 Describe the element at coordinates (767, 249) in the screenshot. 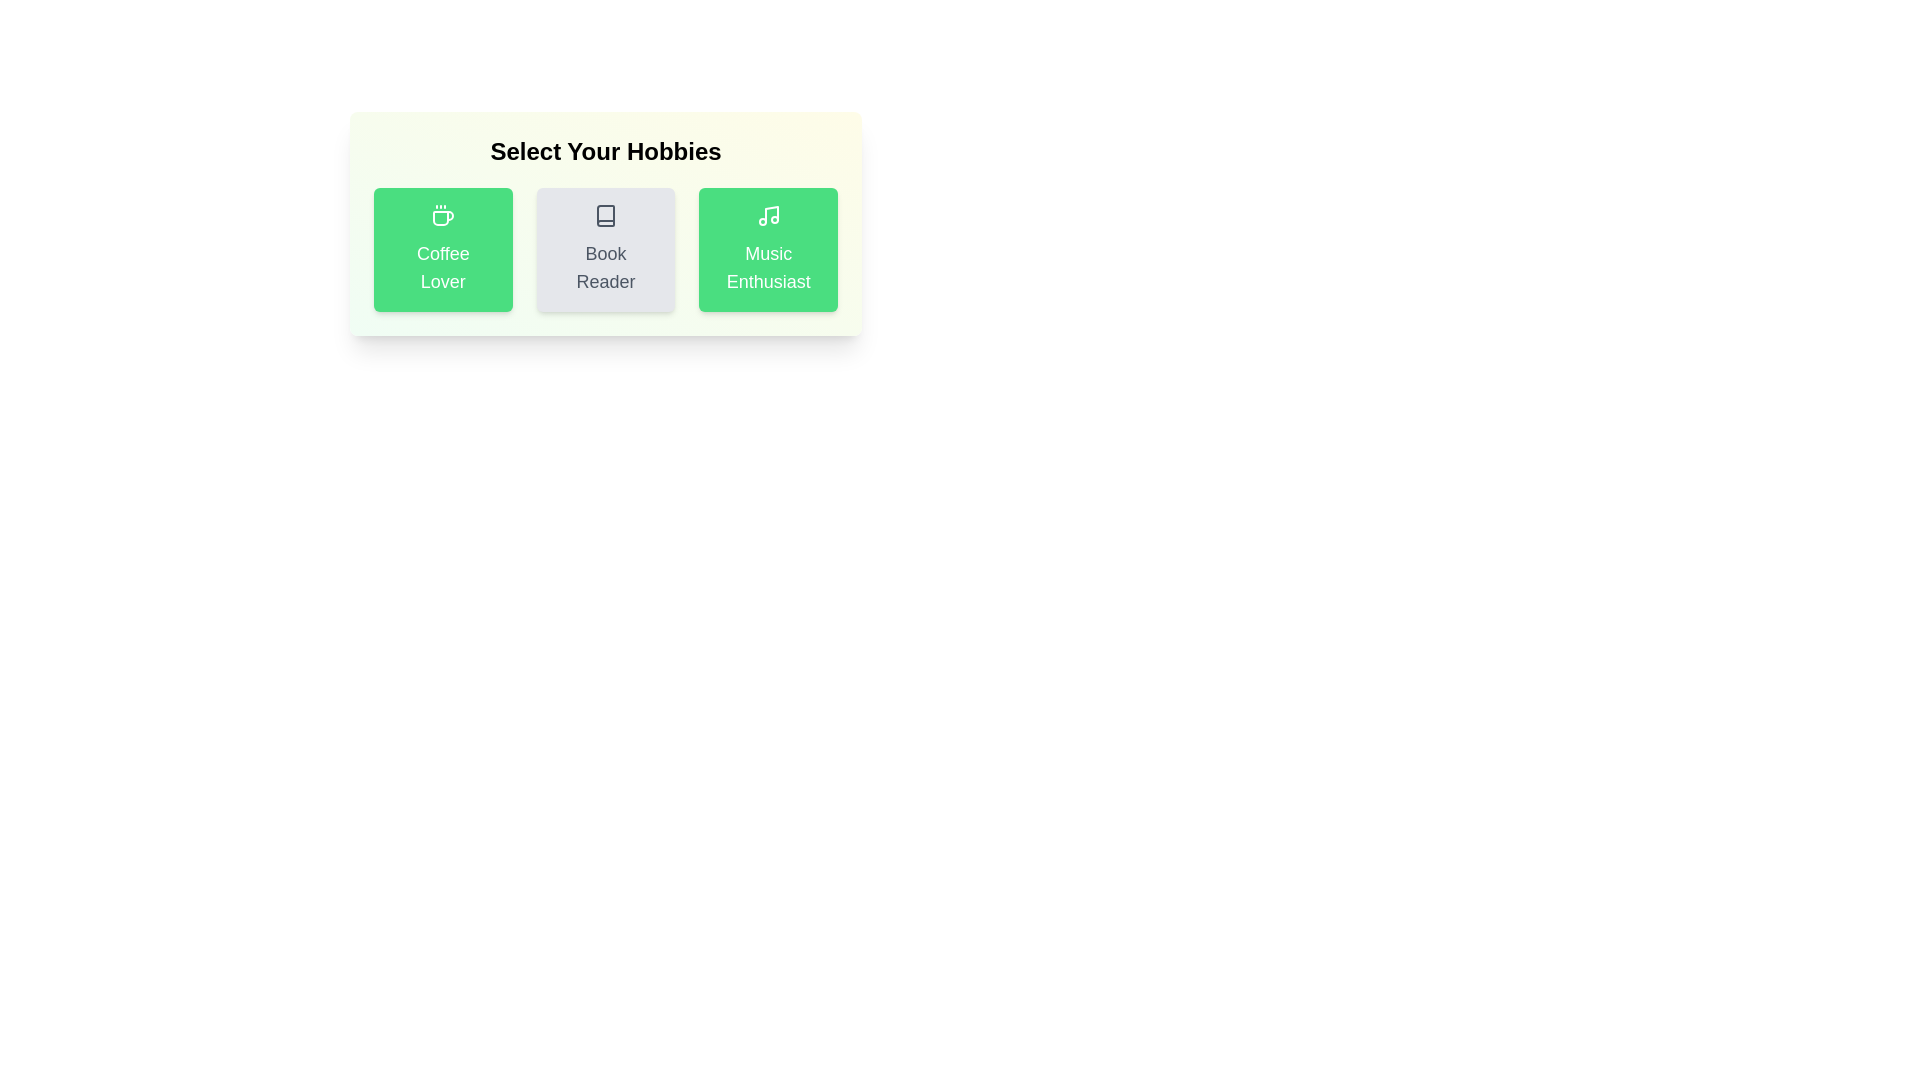

I see `the hobby button corresponding to Music Enthusiast` at that location.